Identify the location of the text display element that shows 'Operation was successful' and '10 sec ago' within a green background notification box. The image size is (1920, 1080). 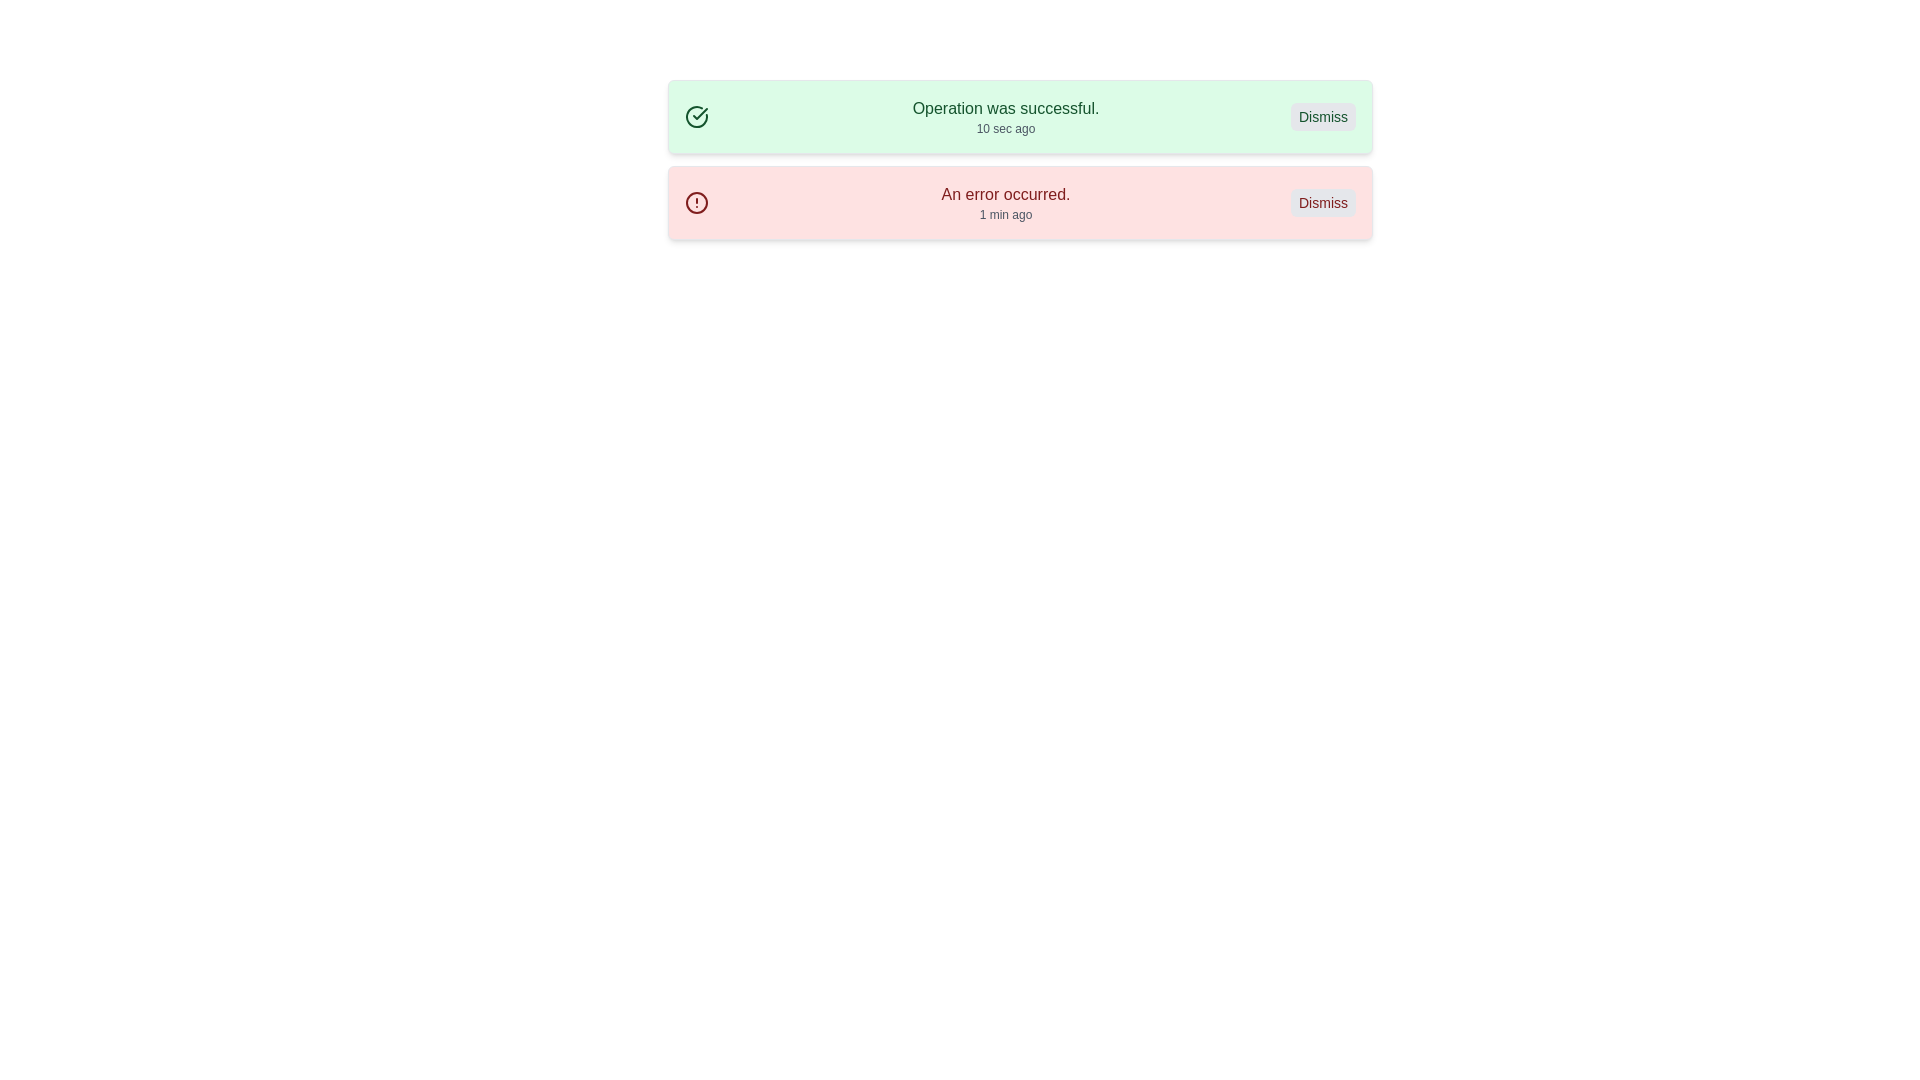
(1006, 116).